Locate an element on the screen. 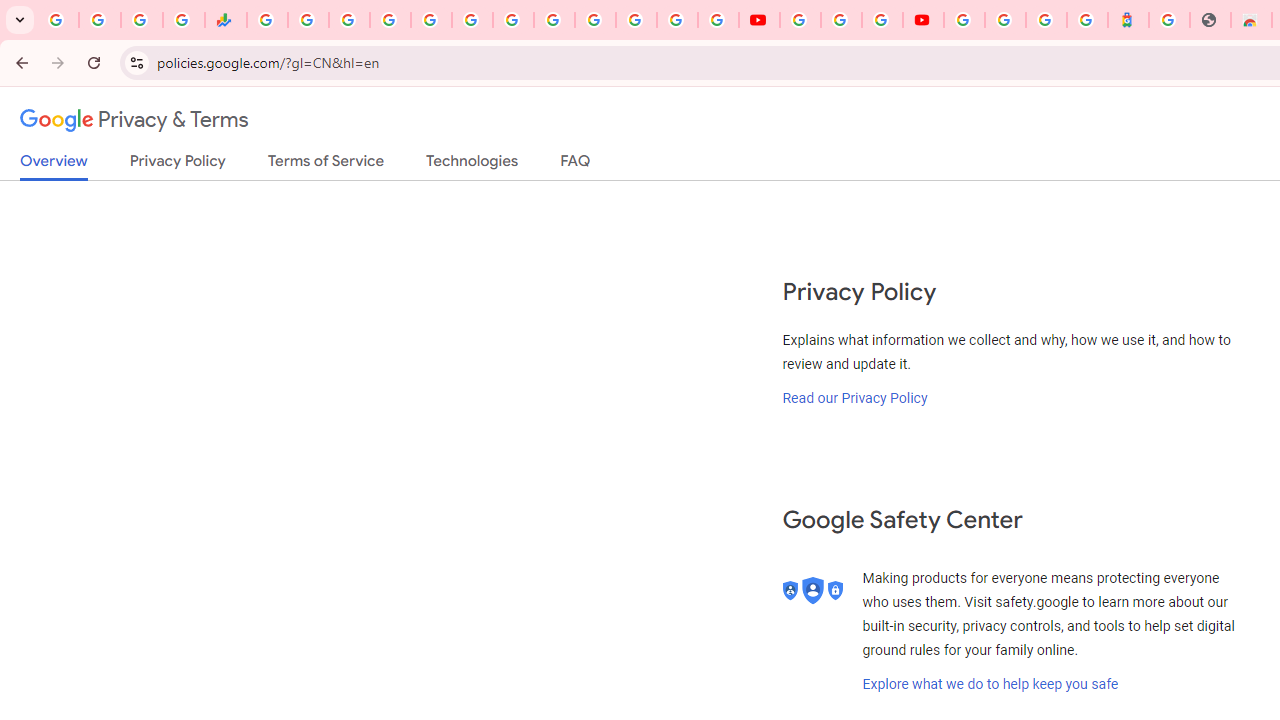  'Content Creator Programs & Opportunities - YouTube Creators' is located at coordinates (922, 20).